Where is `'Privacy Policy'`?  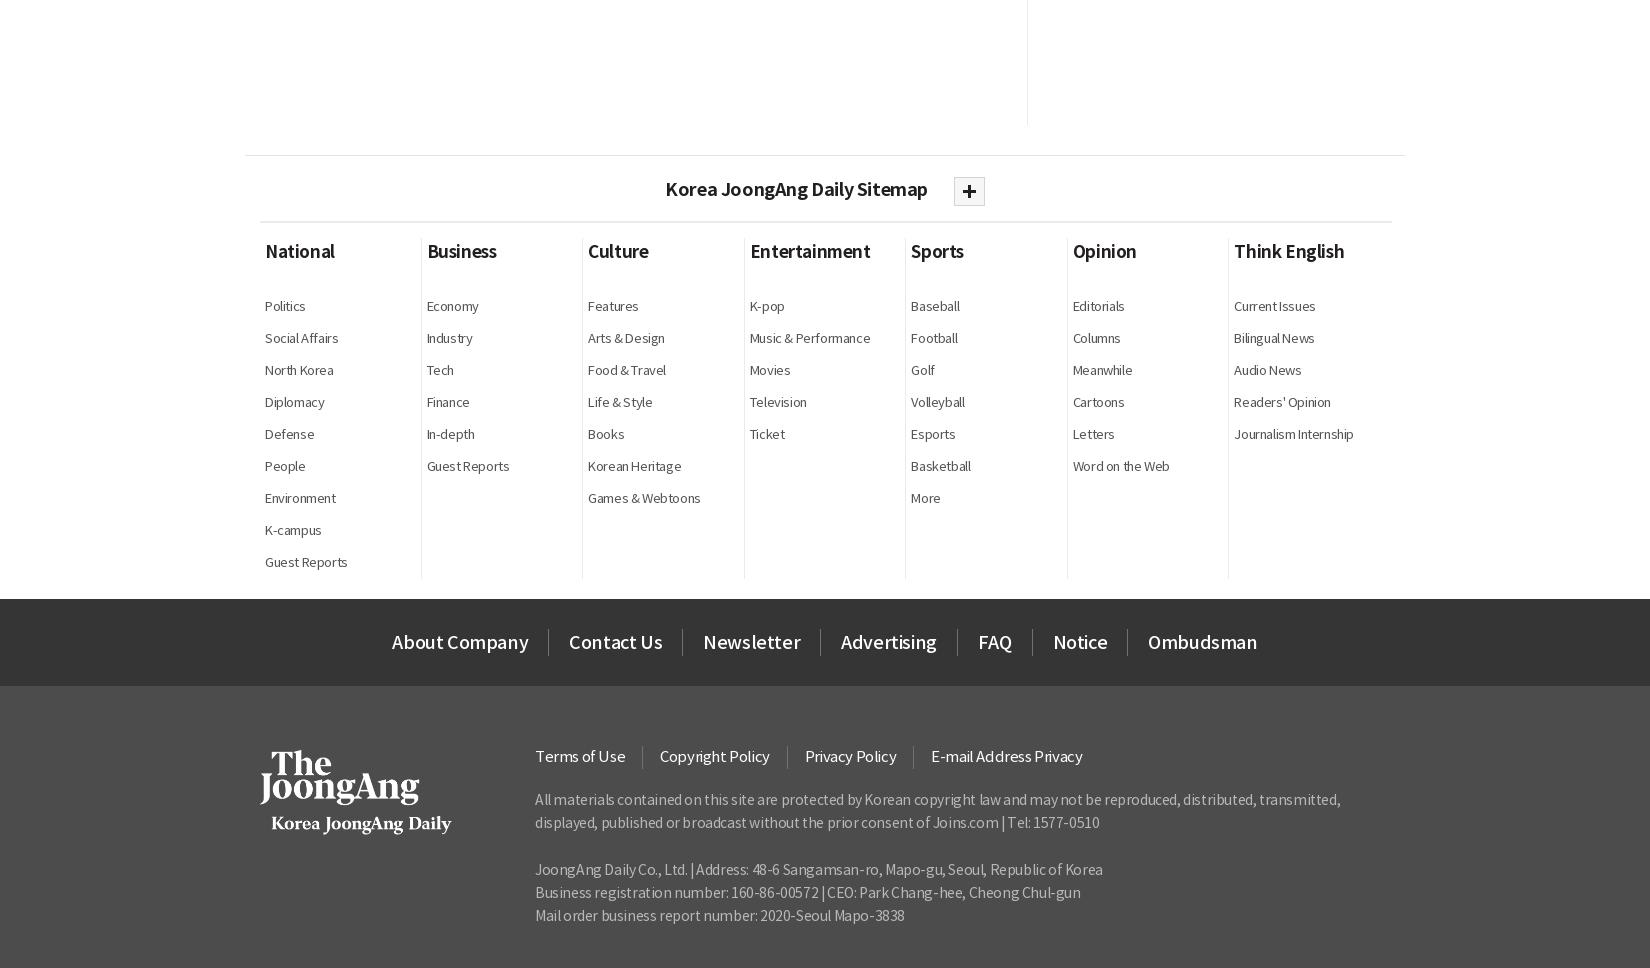
'Privacy Policy' is located at coordinates (850, 756).